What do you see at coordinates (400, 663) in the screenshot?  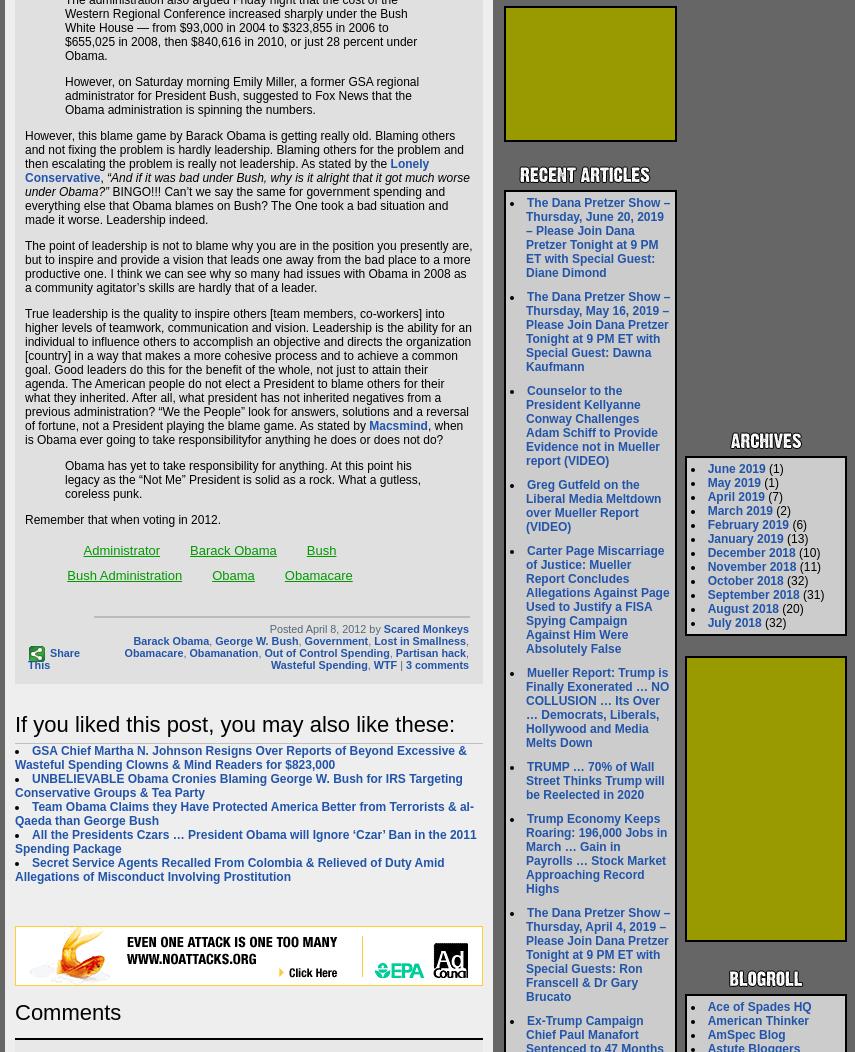 I see `'|'` at bounding box center [400, 663].